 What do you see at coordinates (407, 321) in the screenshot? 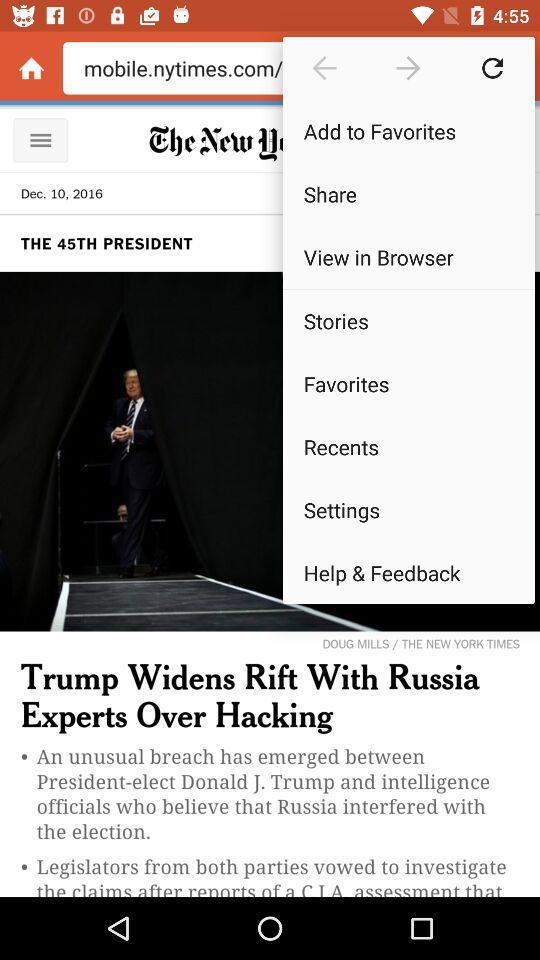
I see `the stories item` at bounding box center [407, 321].